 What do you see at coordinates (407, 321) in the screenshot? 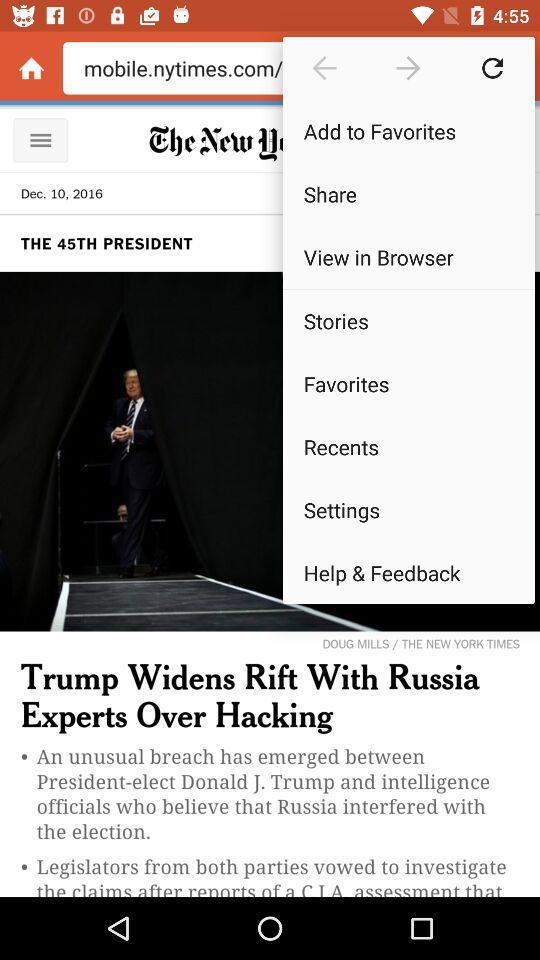
I see `the stories item` at bounding box center [407, 321].